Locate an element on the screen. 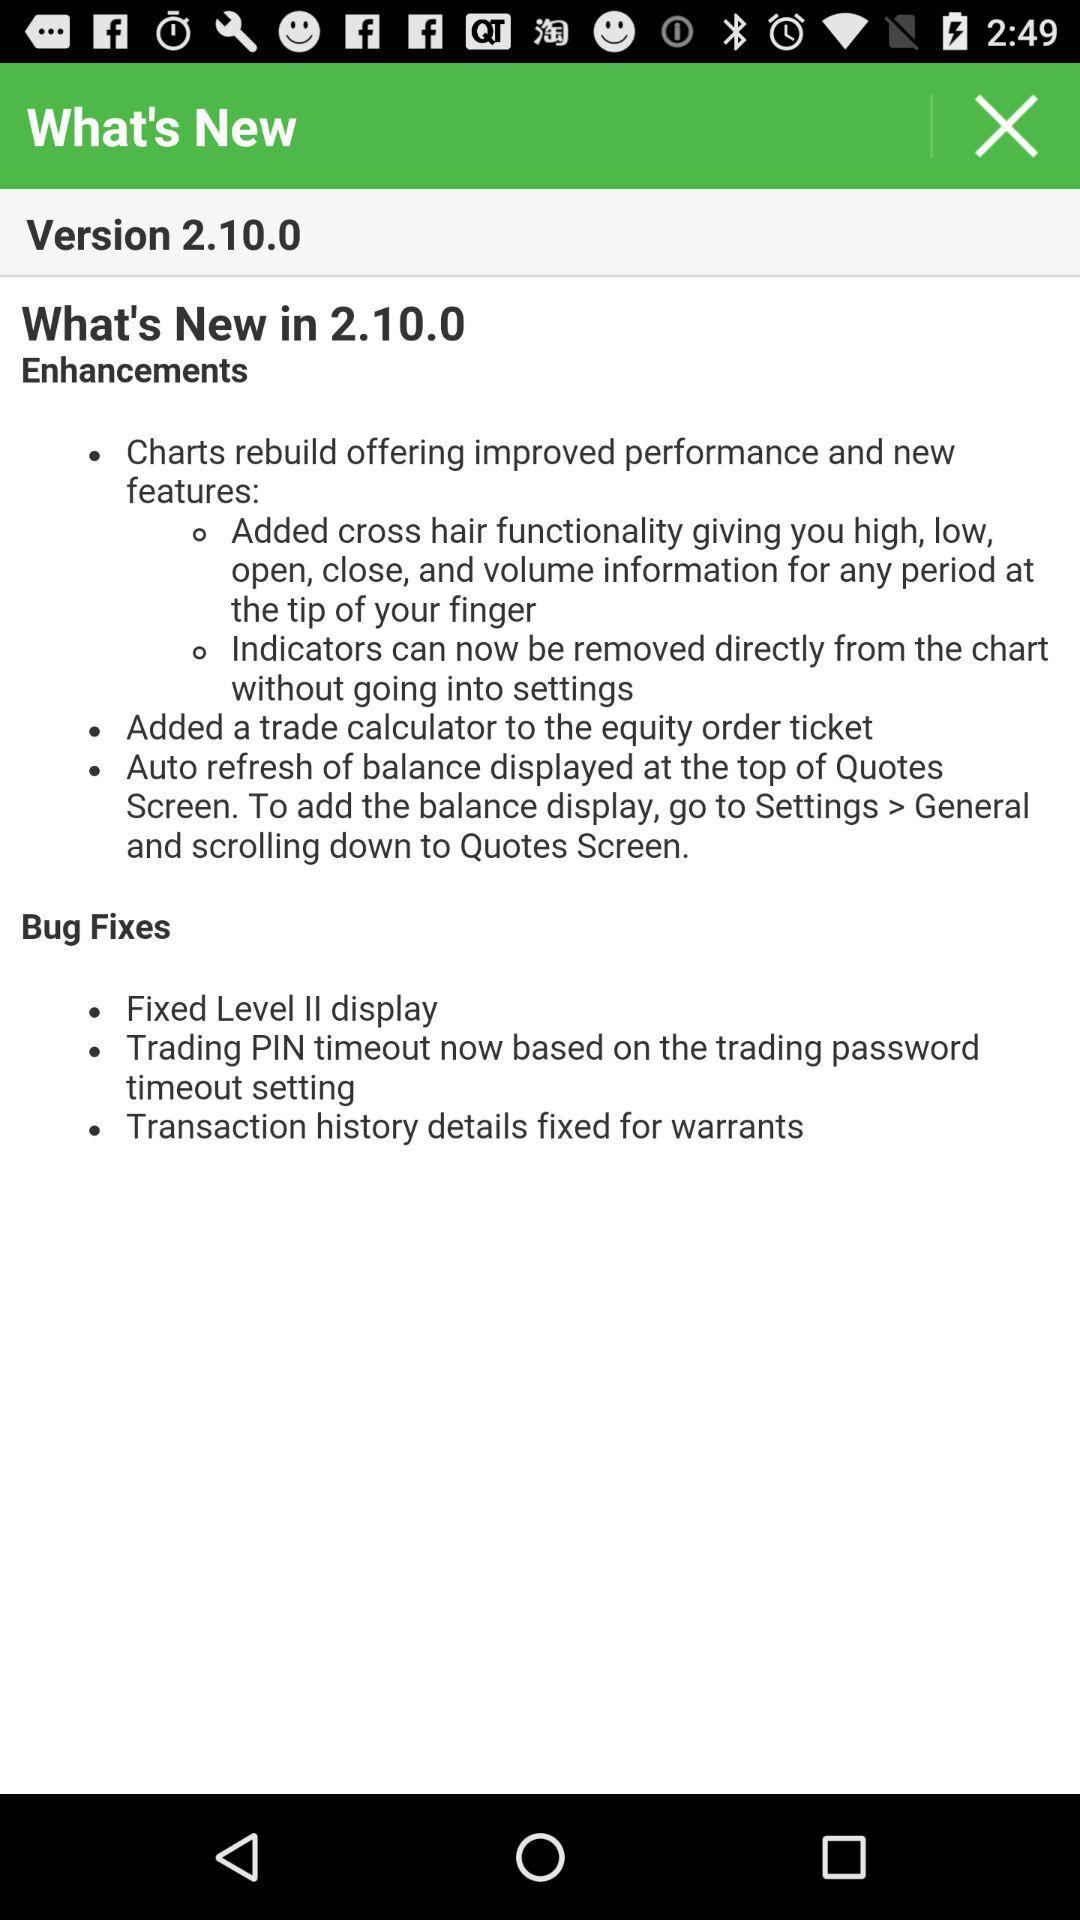 The height and width of the screenshot is (1920, 1080). news field is located at coordinates (540, 1035).